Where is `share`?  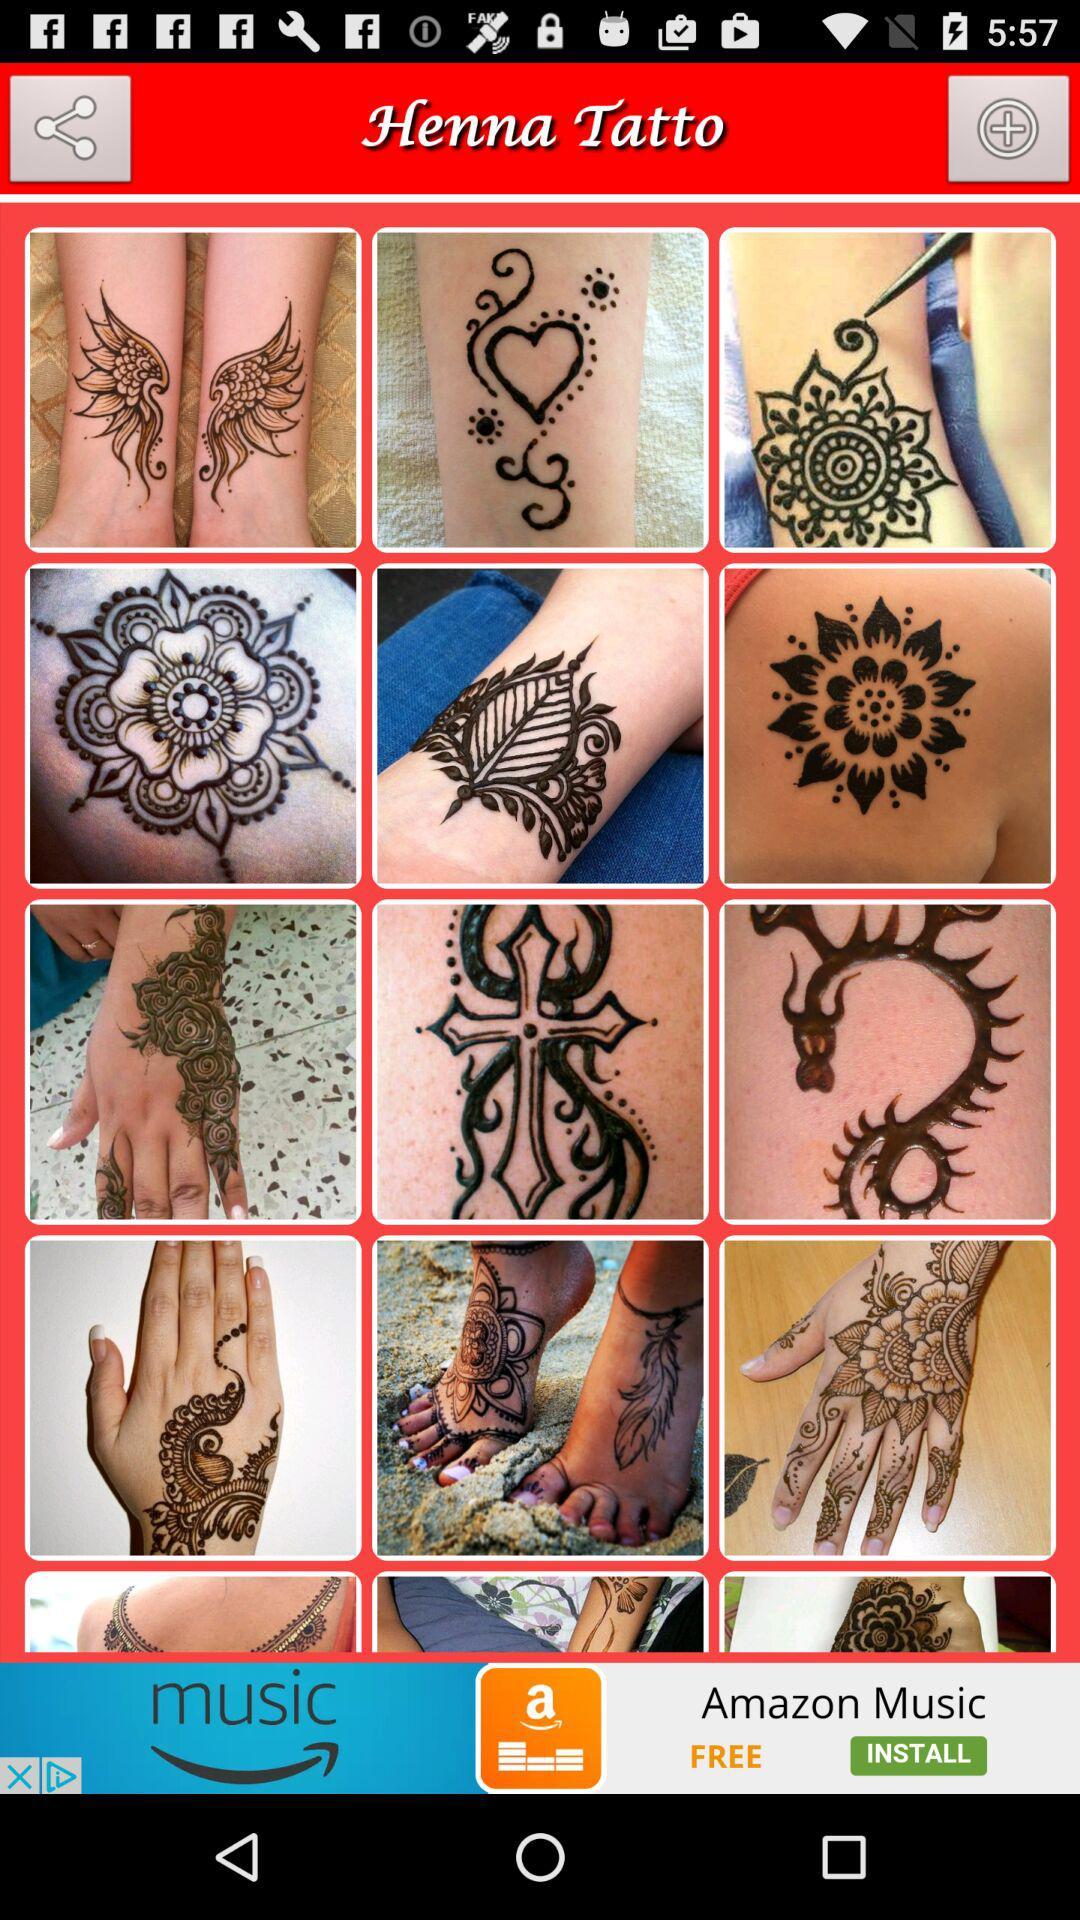 share is located at coordinates (69, 132).